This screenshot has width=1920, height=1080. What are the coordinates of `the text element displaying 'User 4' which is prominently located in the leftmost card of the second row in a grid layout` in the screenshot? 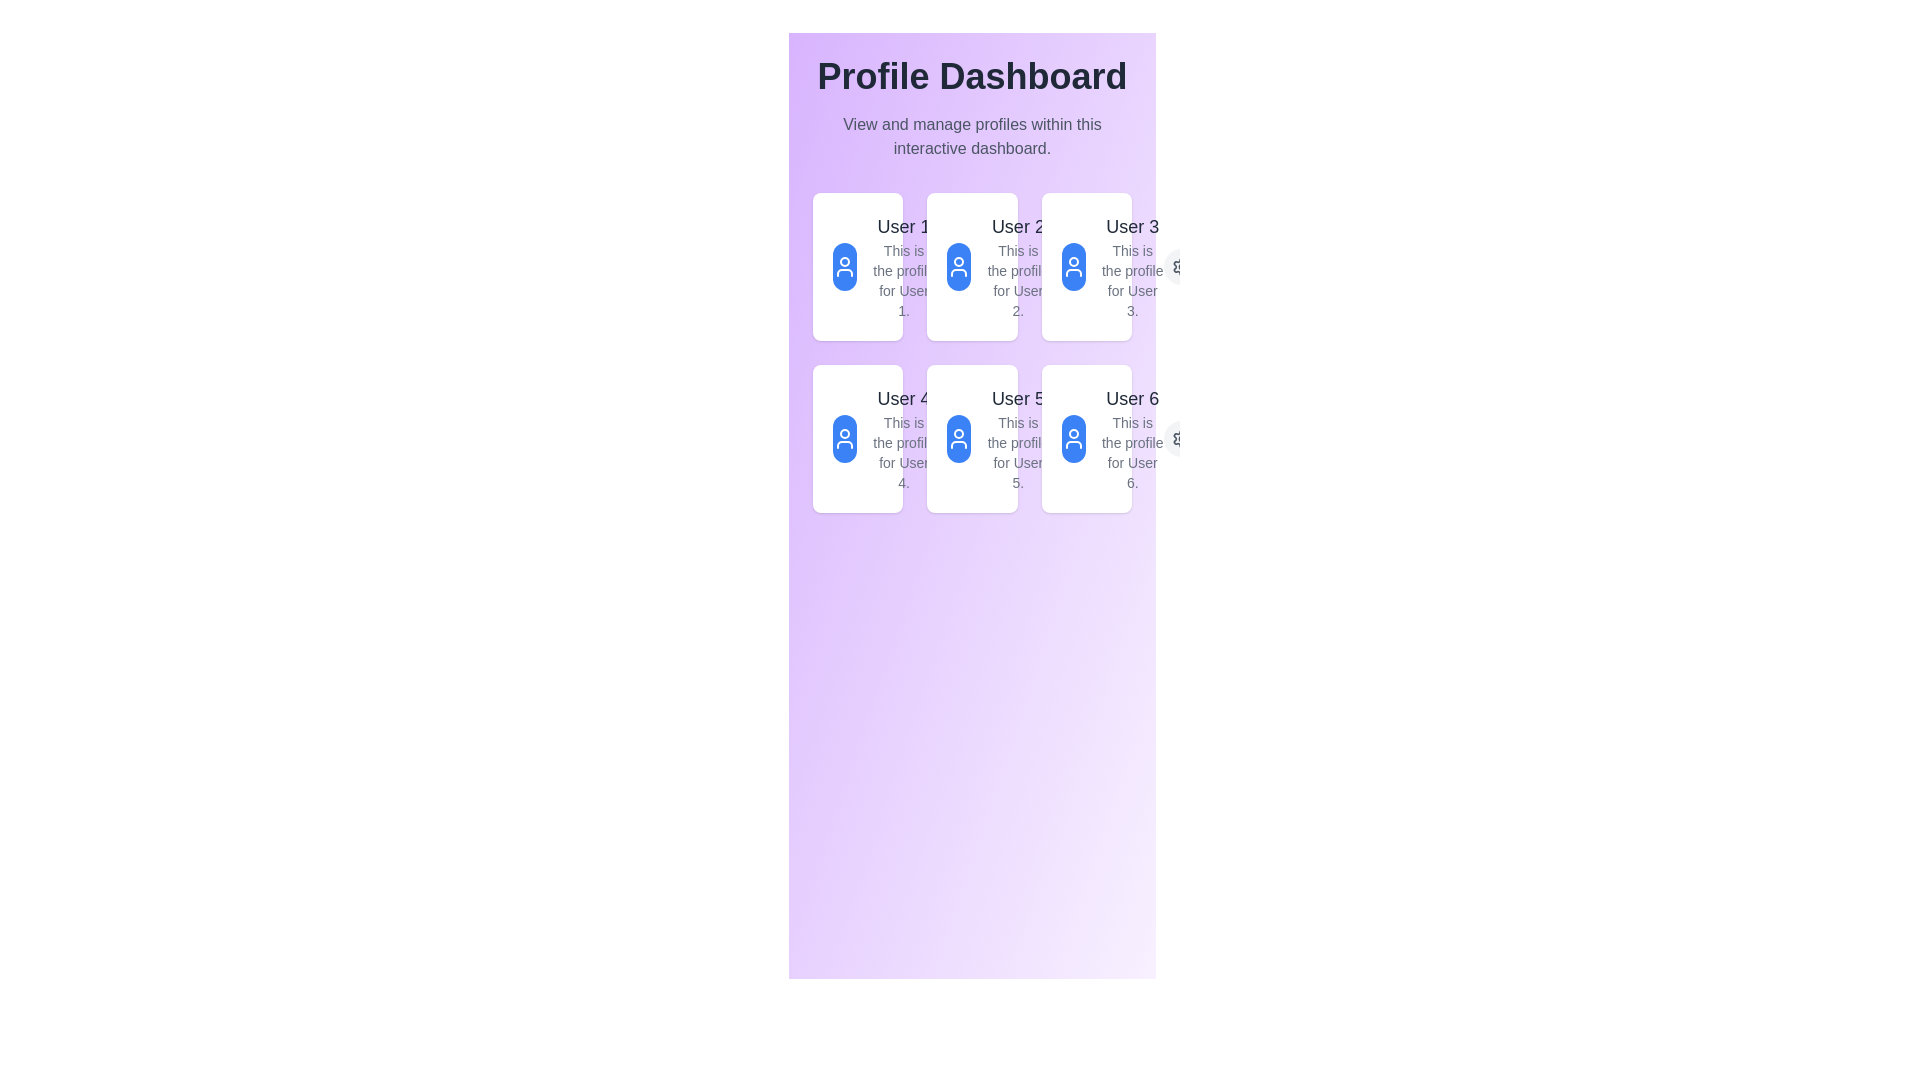 It's located at (903, 398).